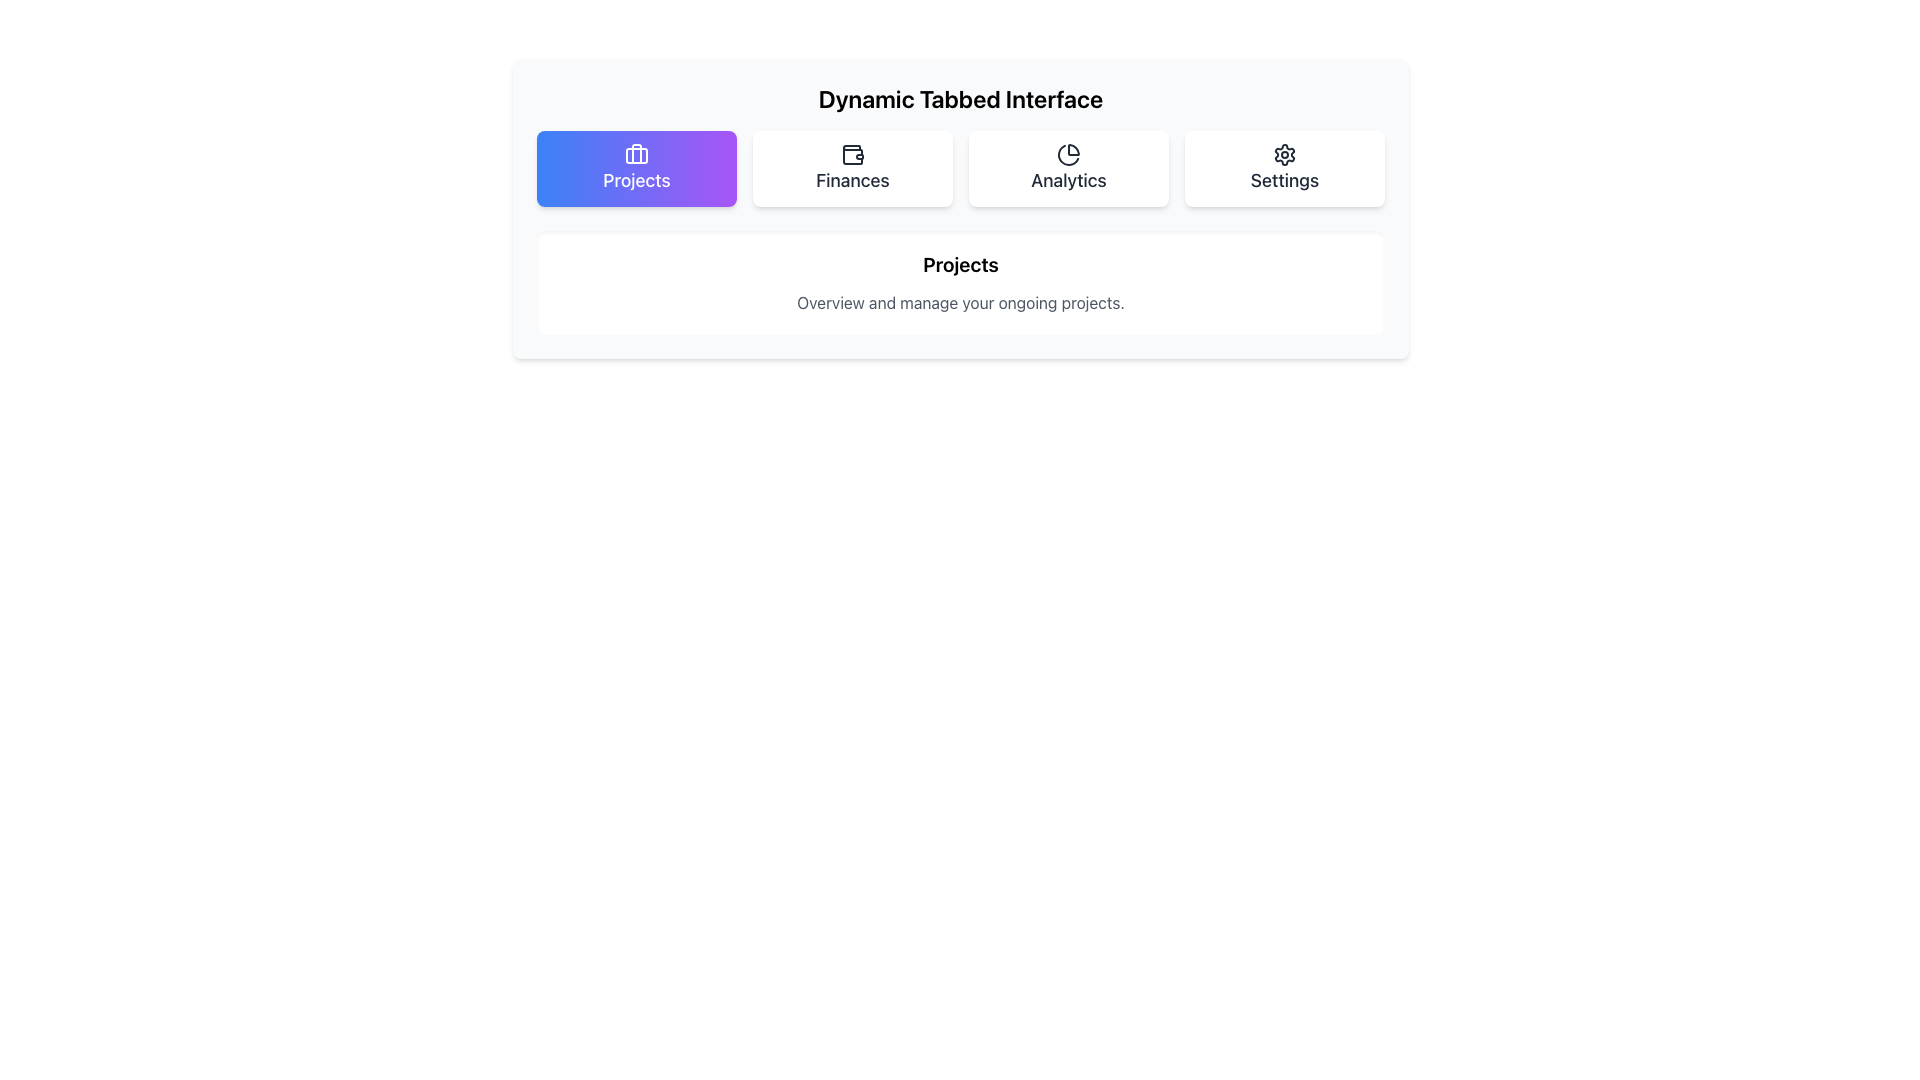 The image size is (1920, 1080). I want to click on the 'Analytics' button, which has a white background, rounded corners, and displays a pie chart icon along with the text 'Analytics' in gray color, so click(1068, 168).